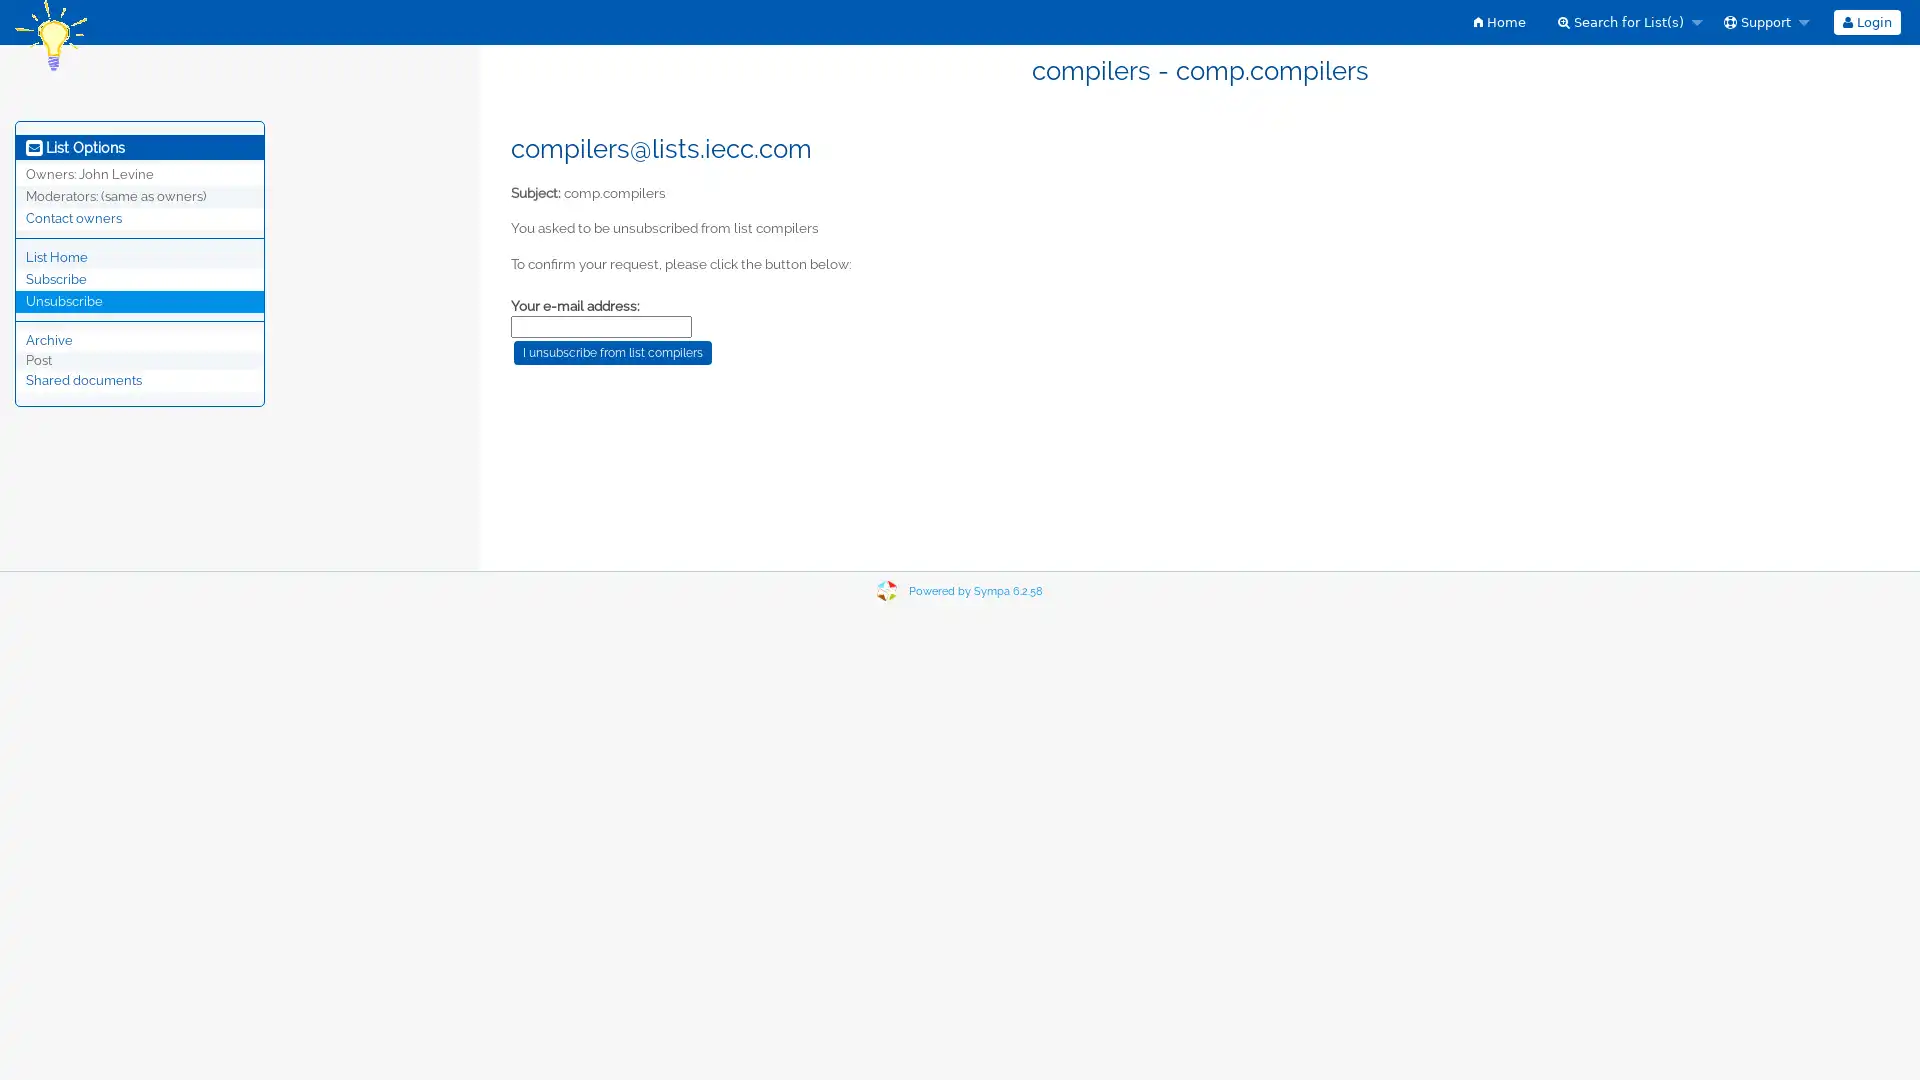 The width and height of the screenshot is (1920, 1080). Describe the element at coordinates (612, 350) in the screenshot. I see `I unsubscribe from list compilers` at that location.